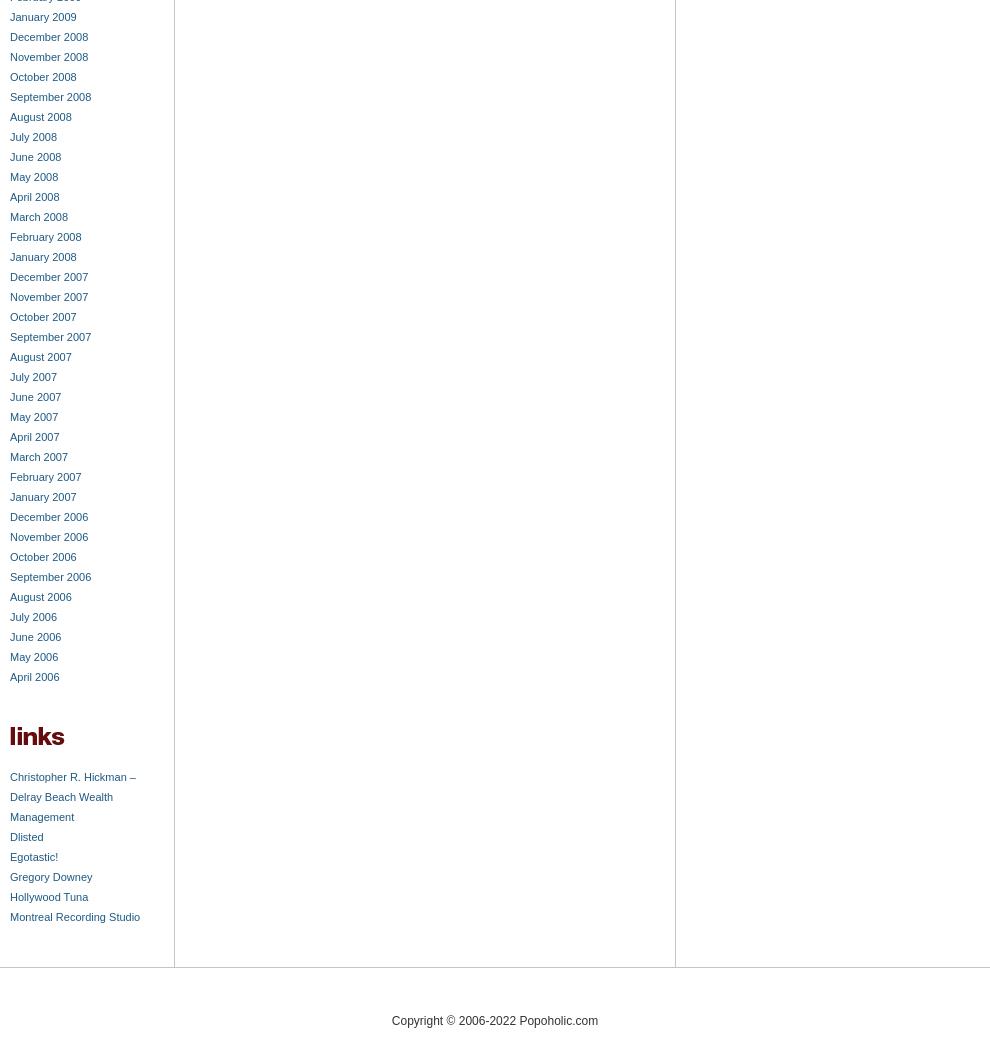 This screenshot has width=990, height=1053. Describe the element at coordinates (49, 577) in the screenshot. I see `'September 2006'` at that location.